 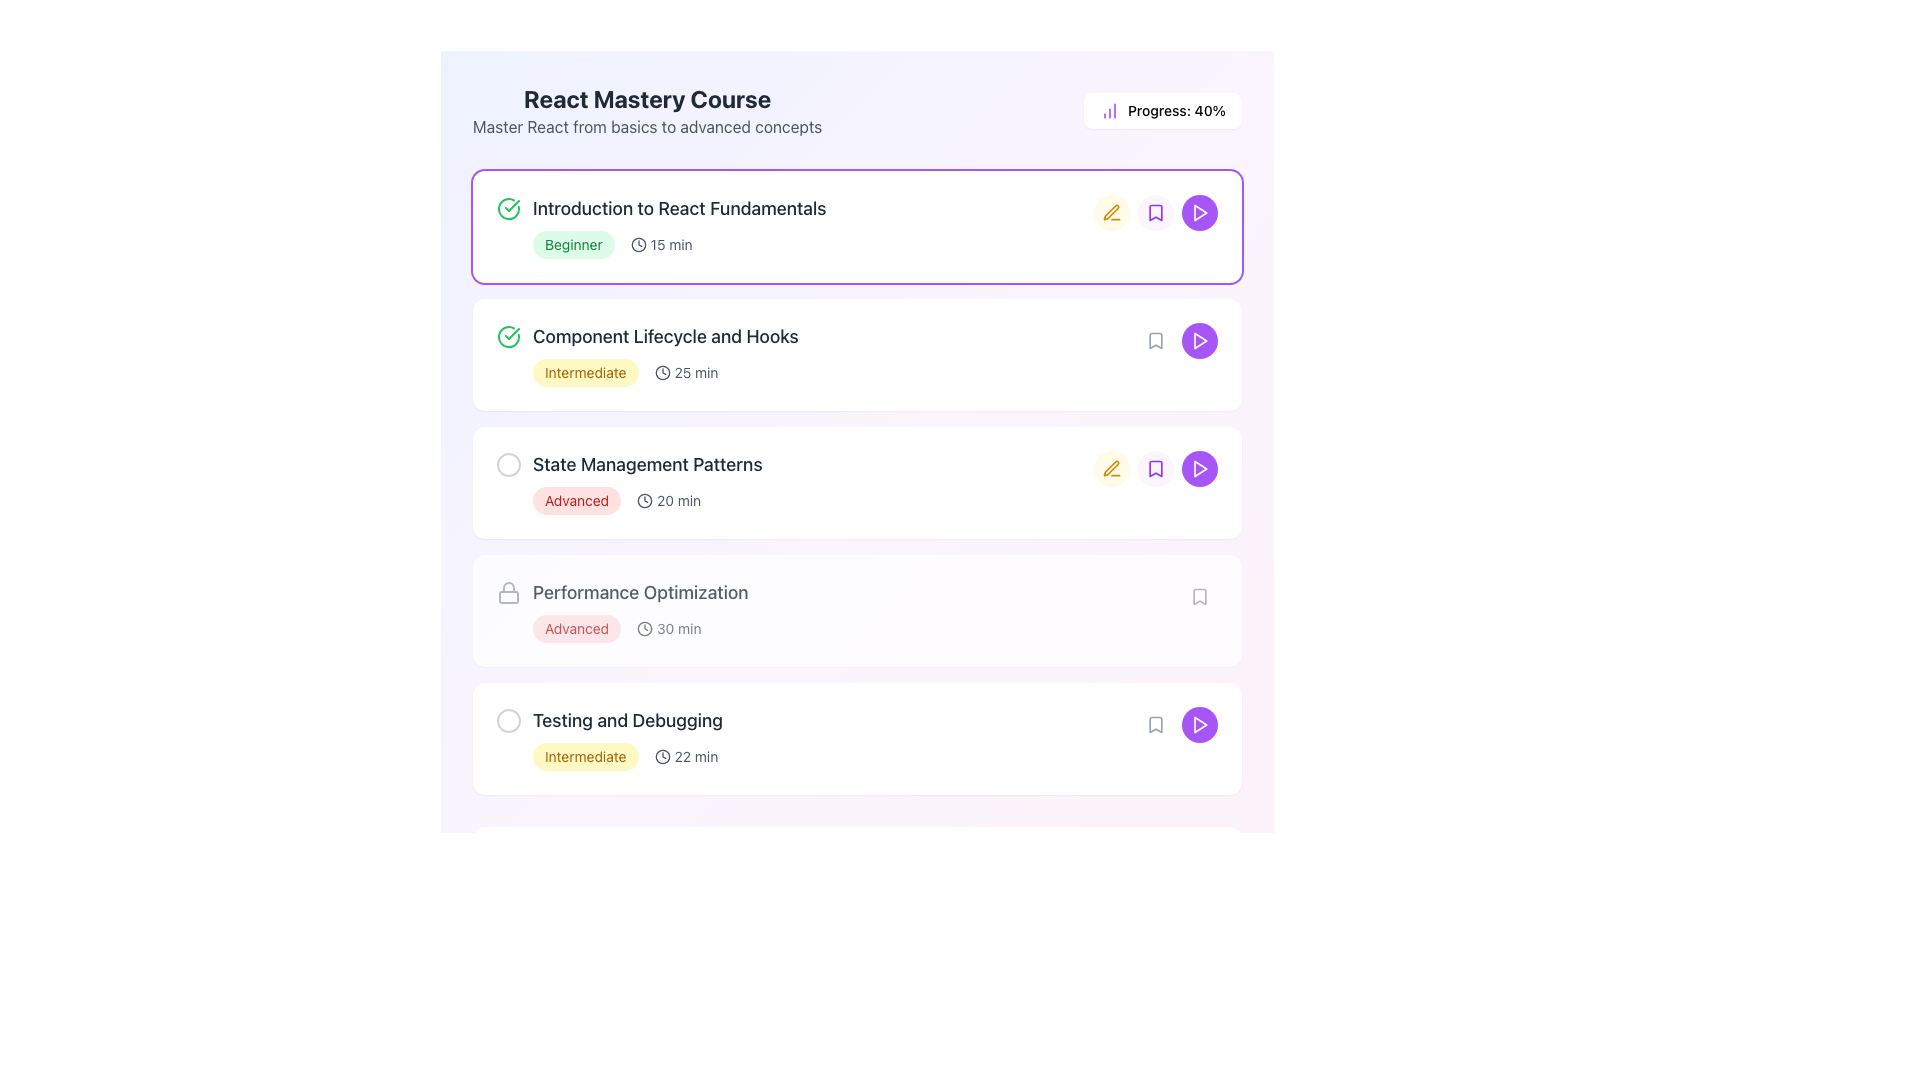 What do you see at coordinates (1156, 725) in the screenshot?
I see `the small bookmark icon button, which has a light gray outline and is positioned in the fifth row` at bounding box center [1156, 725].